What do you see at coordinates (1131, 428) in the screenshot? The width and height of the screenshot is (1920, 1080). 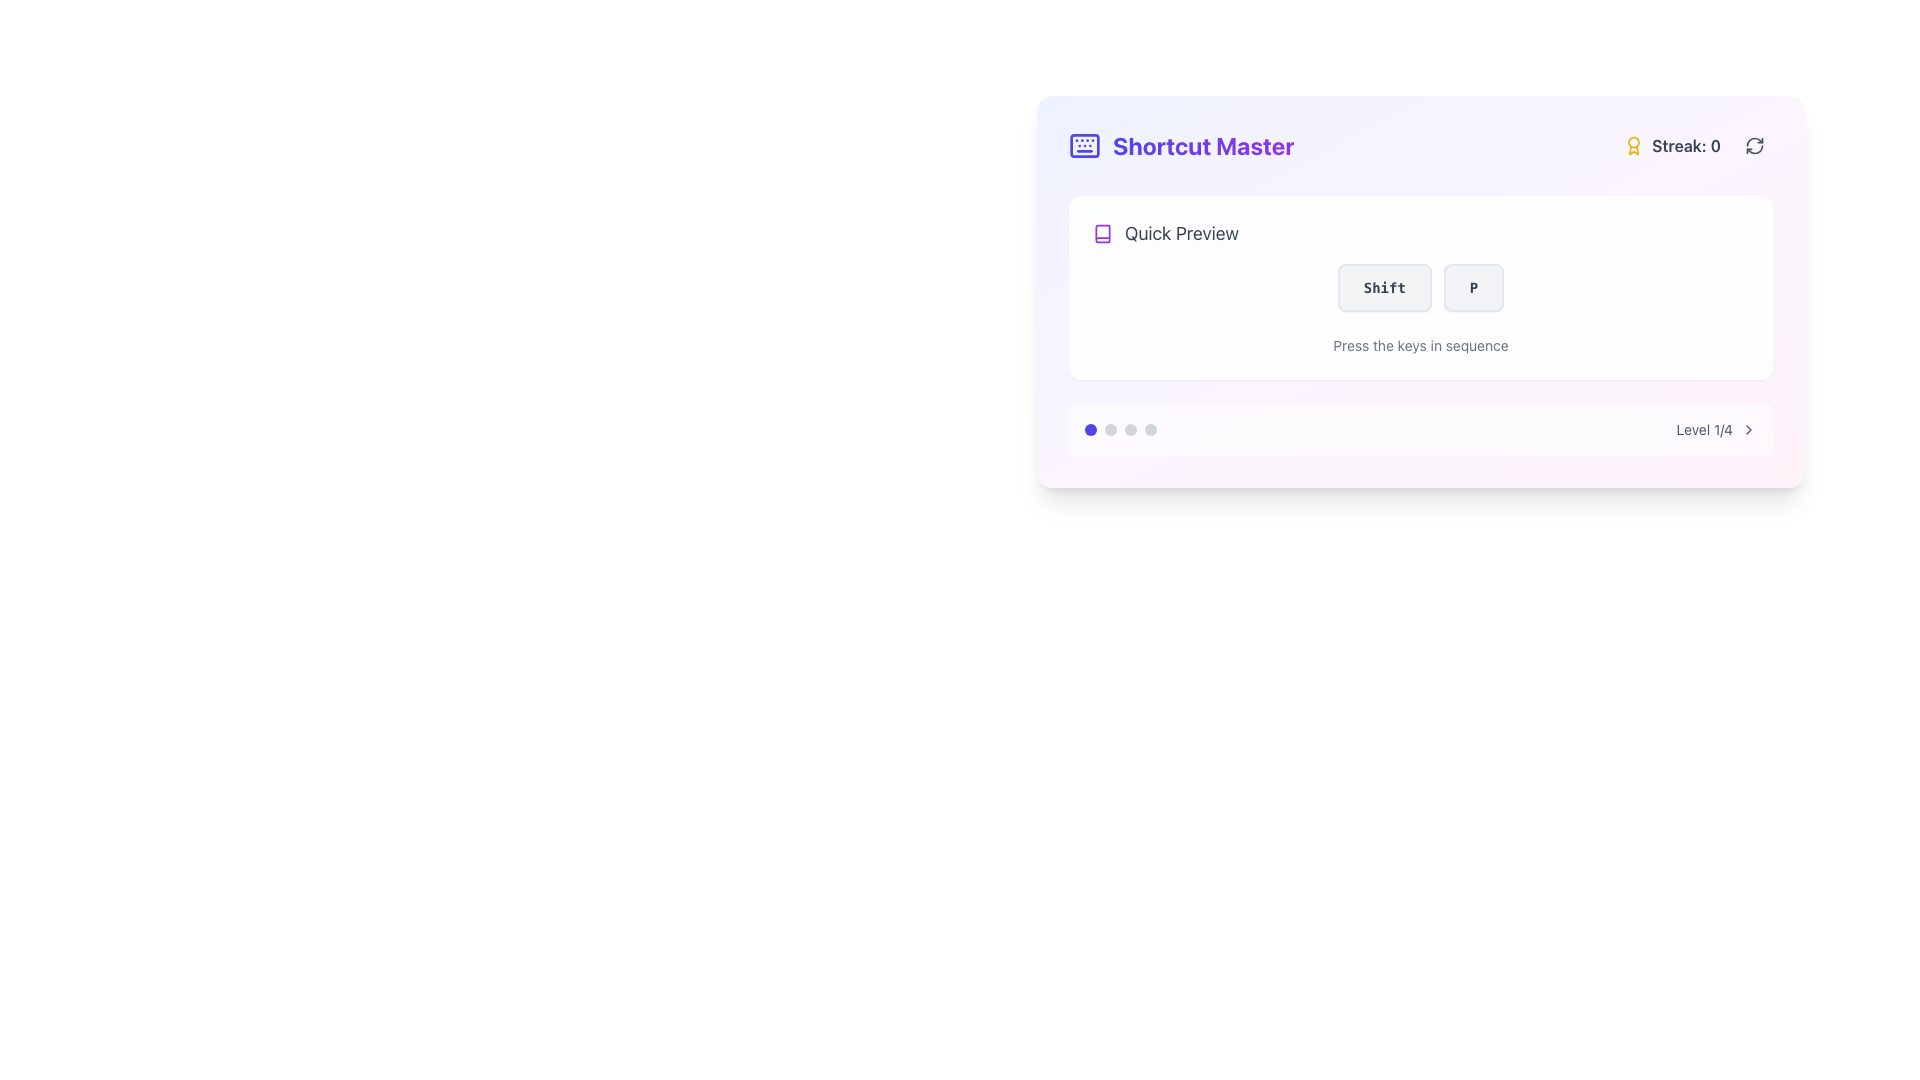 I see `the third progress indicator located at the bottom of the 'Shortcut Master' card, which serves as a visual cue for navigation or progress indication` at bounding box center [1131, 428].